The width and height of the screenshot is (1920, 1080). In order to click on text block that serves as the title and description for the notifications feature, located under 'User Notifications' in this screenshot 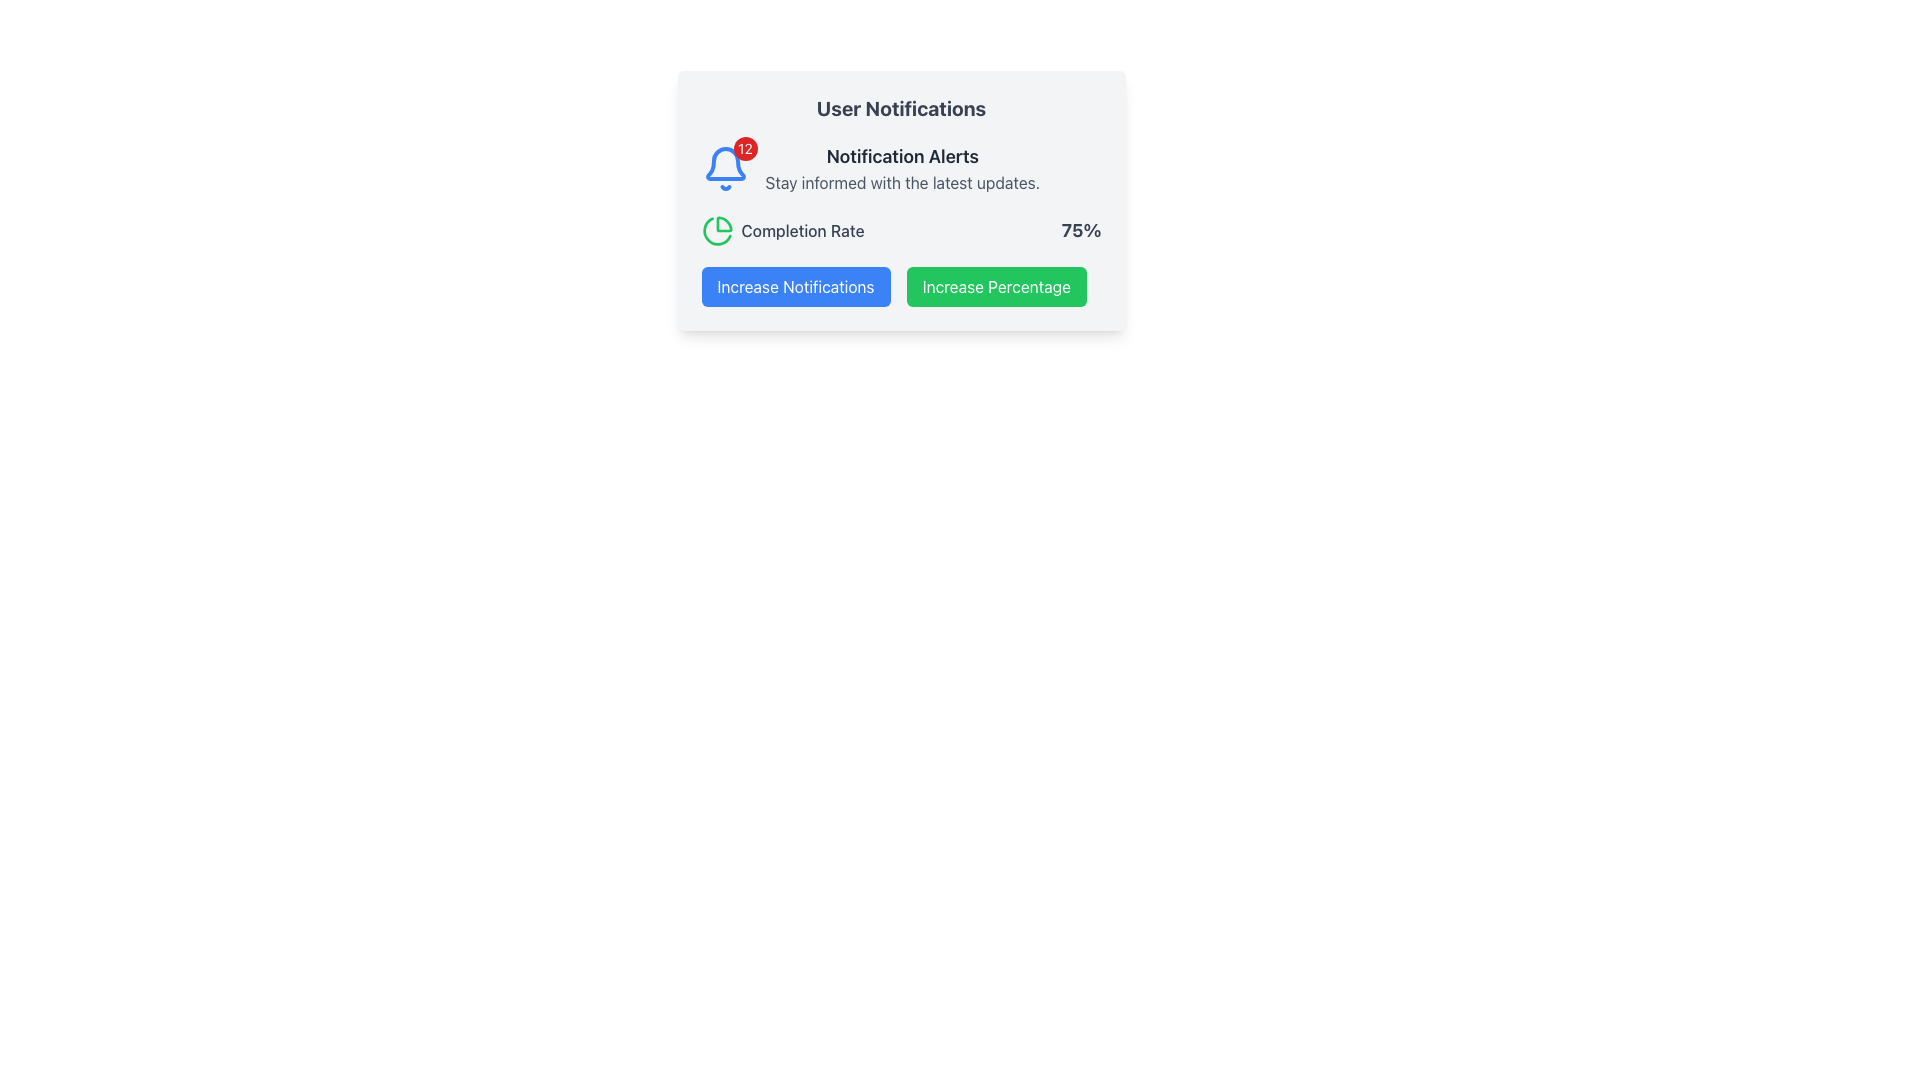, I will do `click(901, 168)`.